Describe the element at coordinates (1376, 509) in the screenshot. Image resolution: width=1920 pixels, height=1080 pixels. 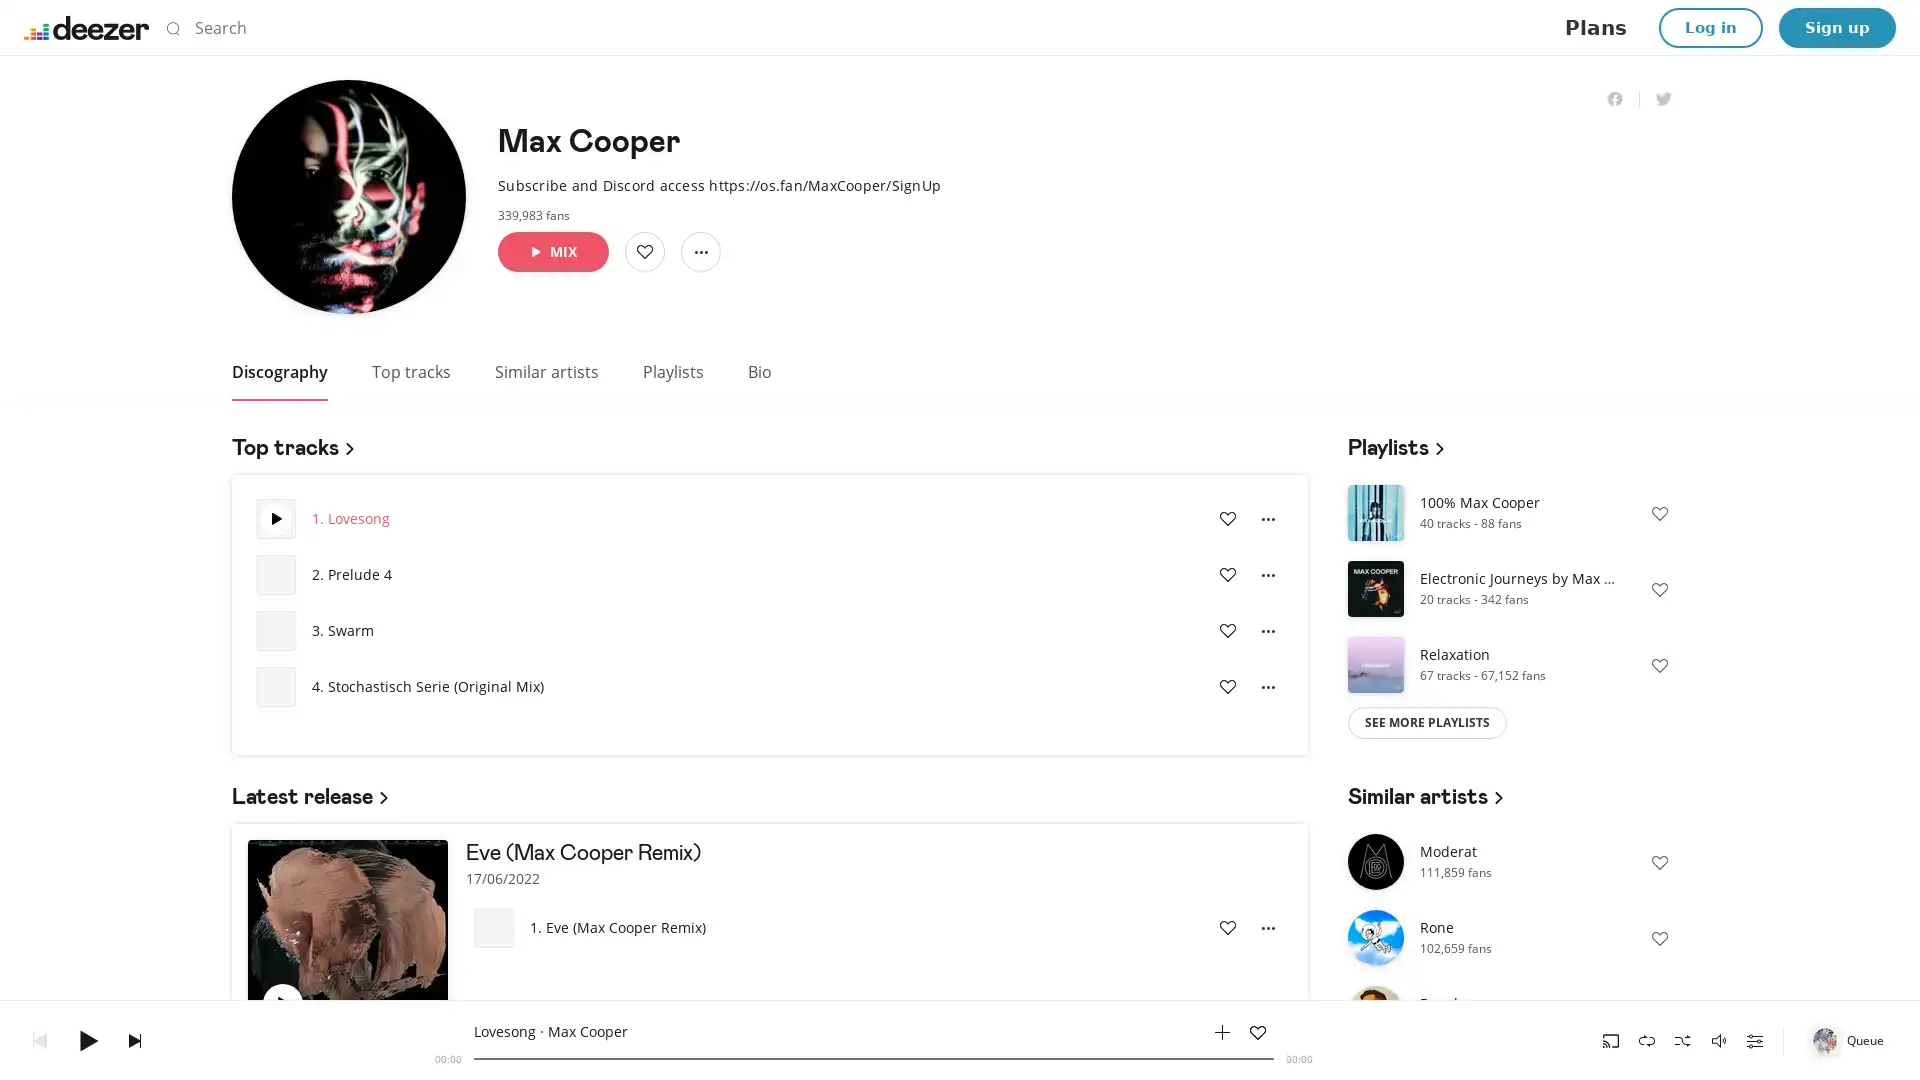
I see `Play` at that location.